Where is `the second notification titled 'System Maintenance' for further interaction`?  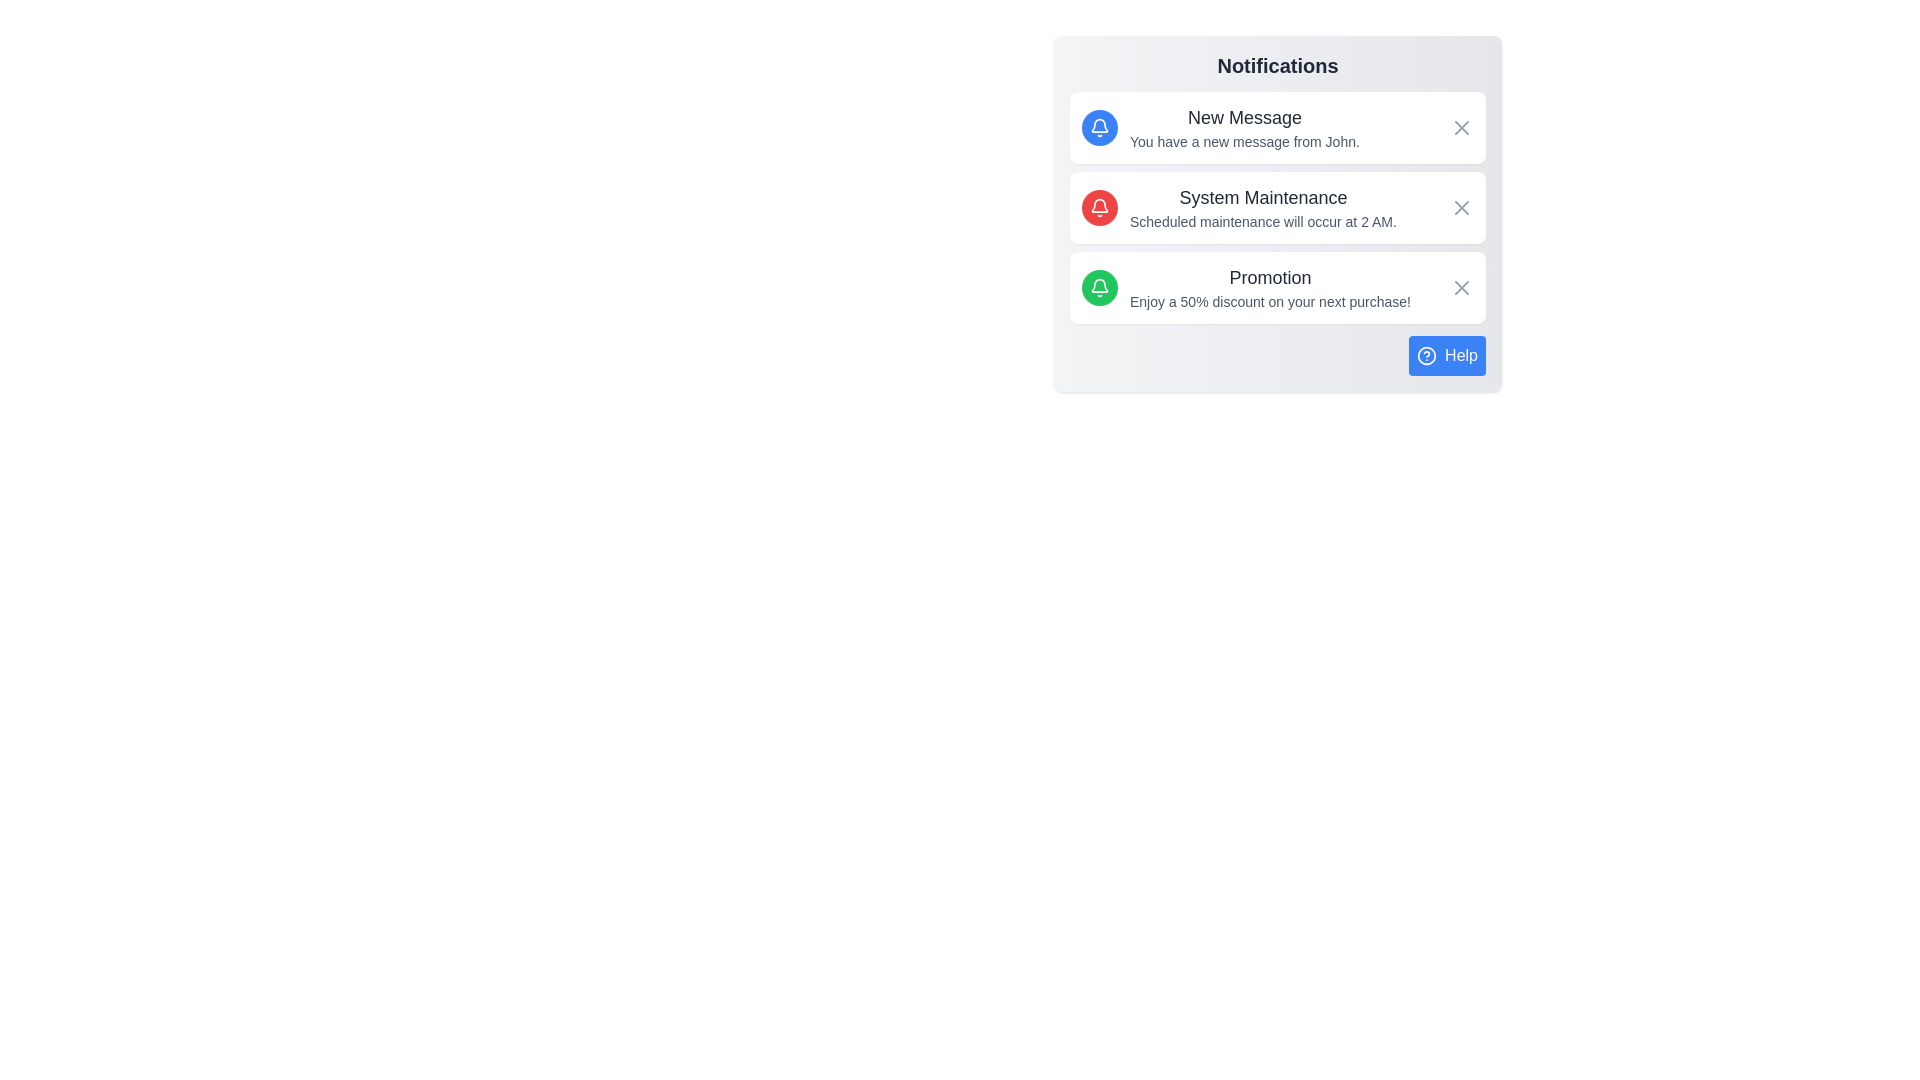 the second notification titled 'System Maintenance' for further interaction is located at coordinates (1262, 208).